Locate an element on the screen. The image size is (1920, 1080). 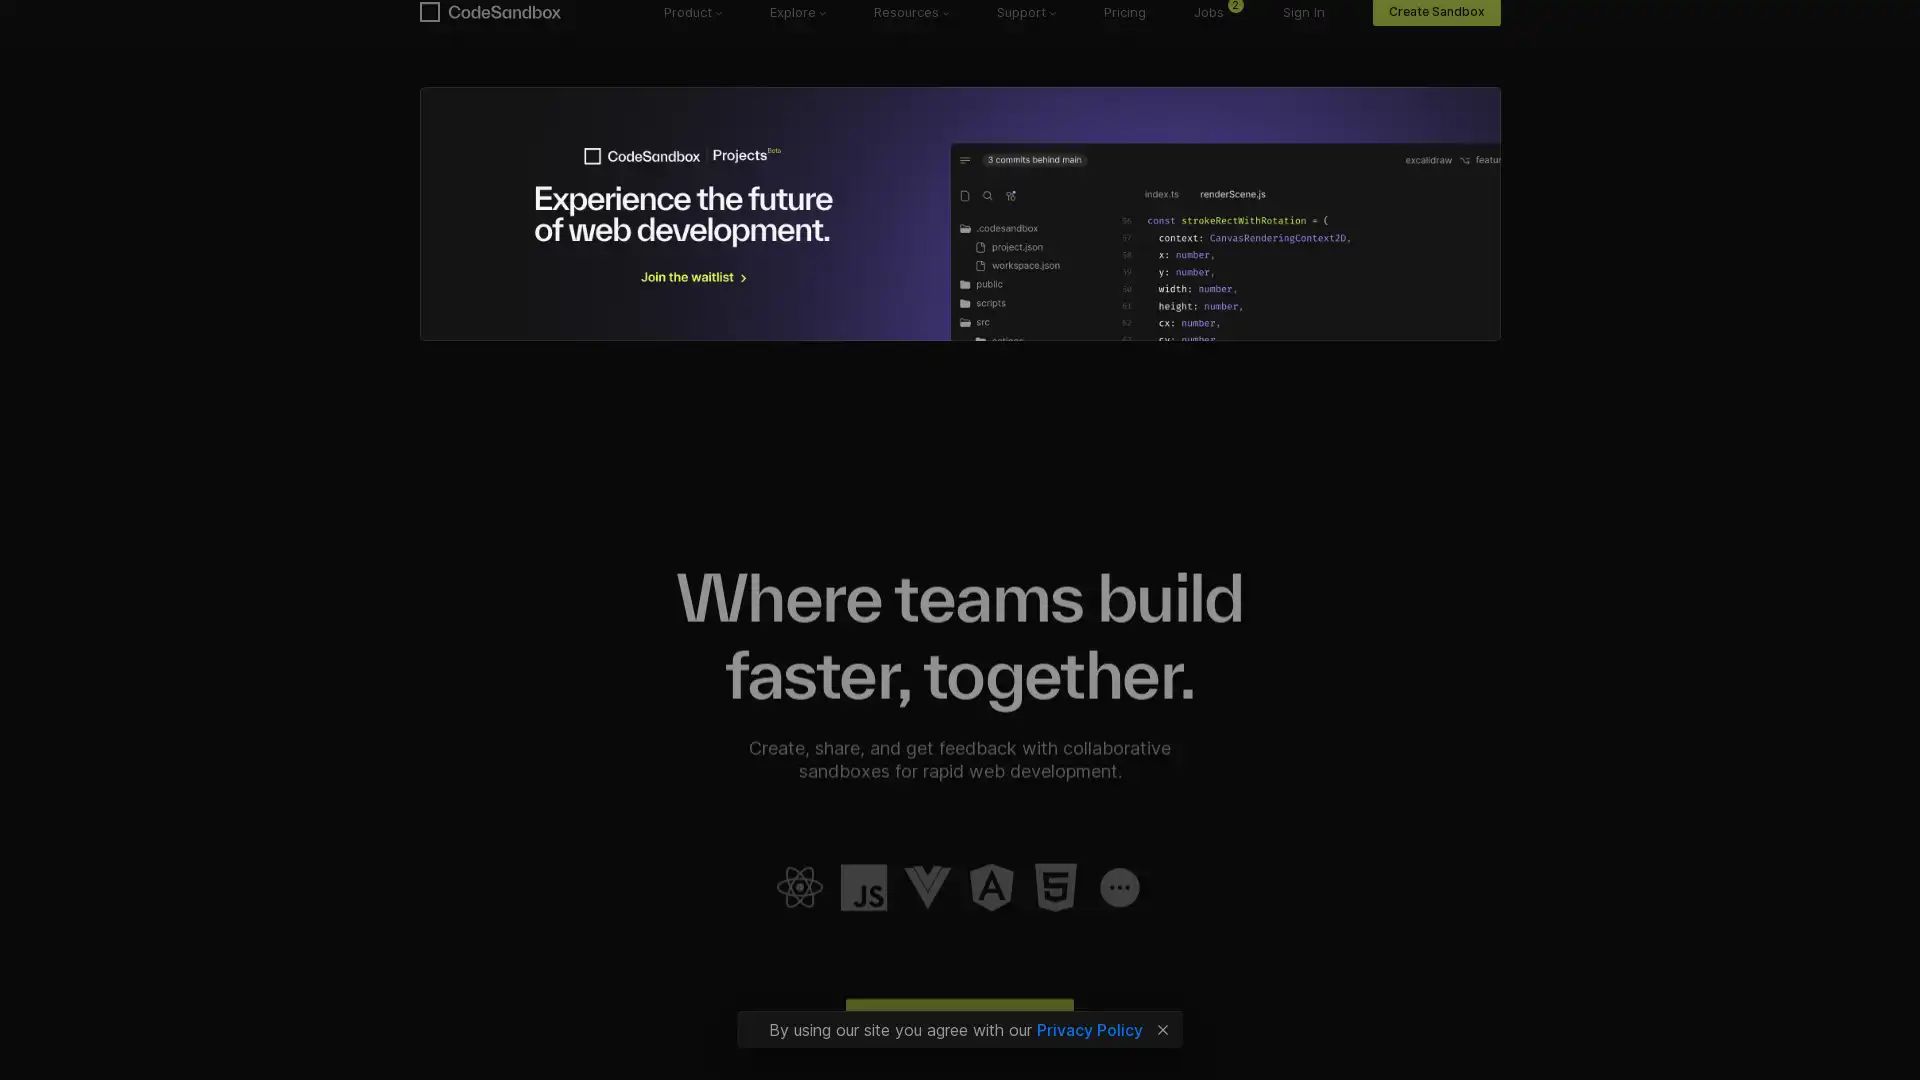
Close is located at coordinates (1162, 1029).